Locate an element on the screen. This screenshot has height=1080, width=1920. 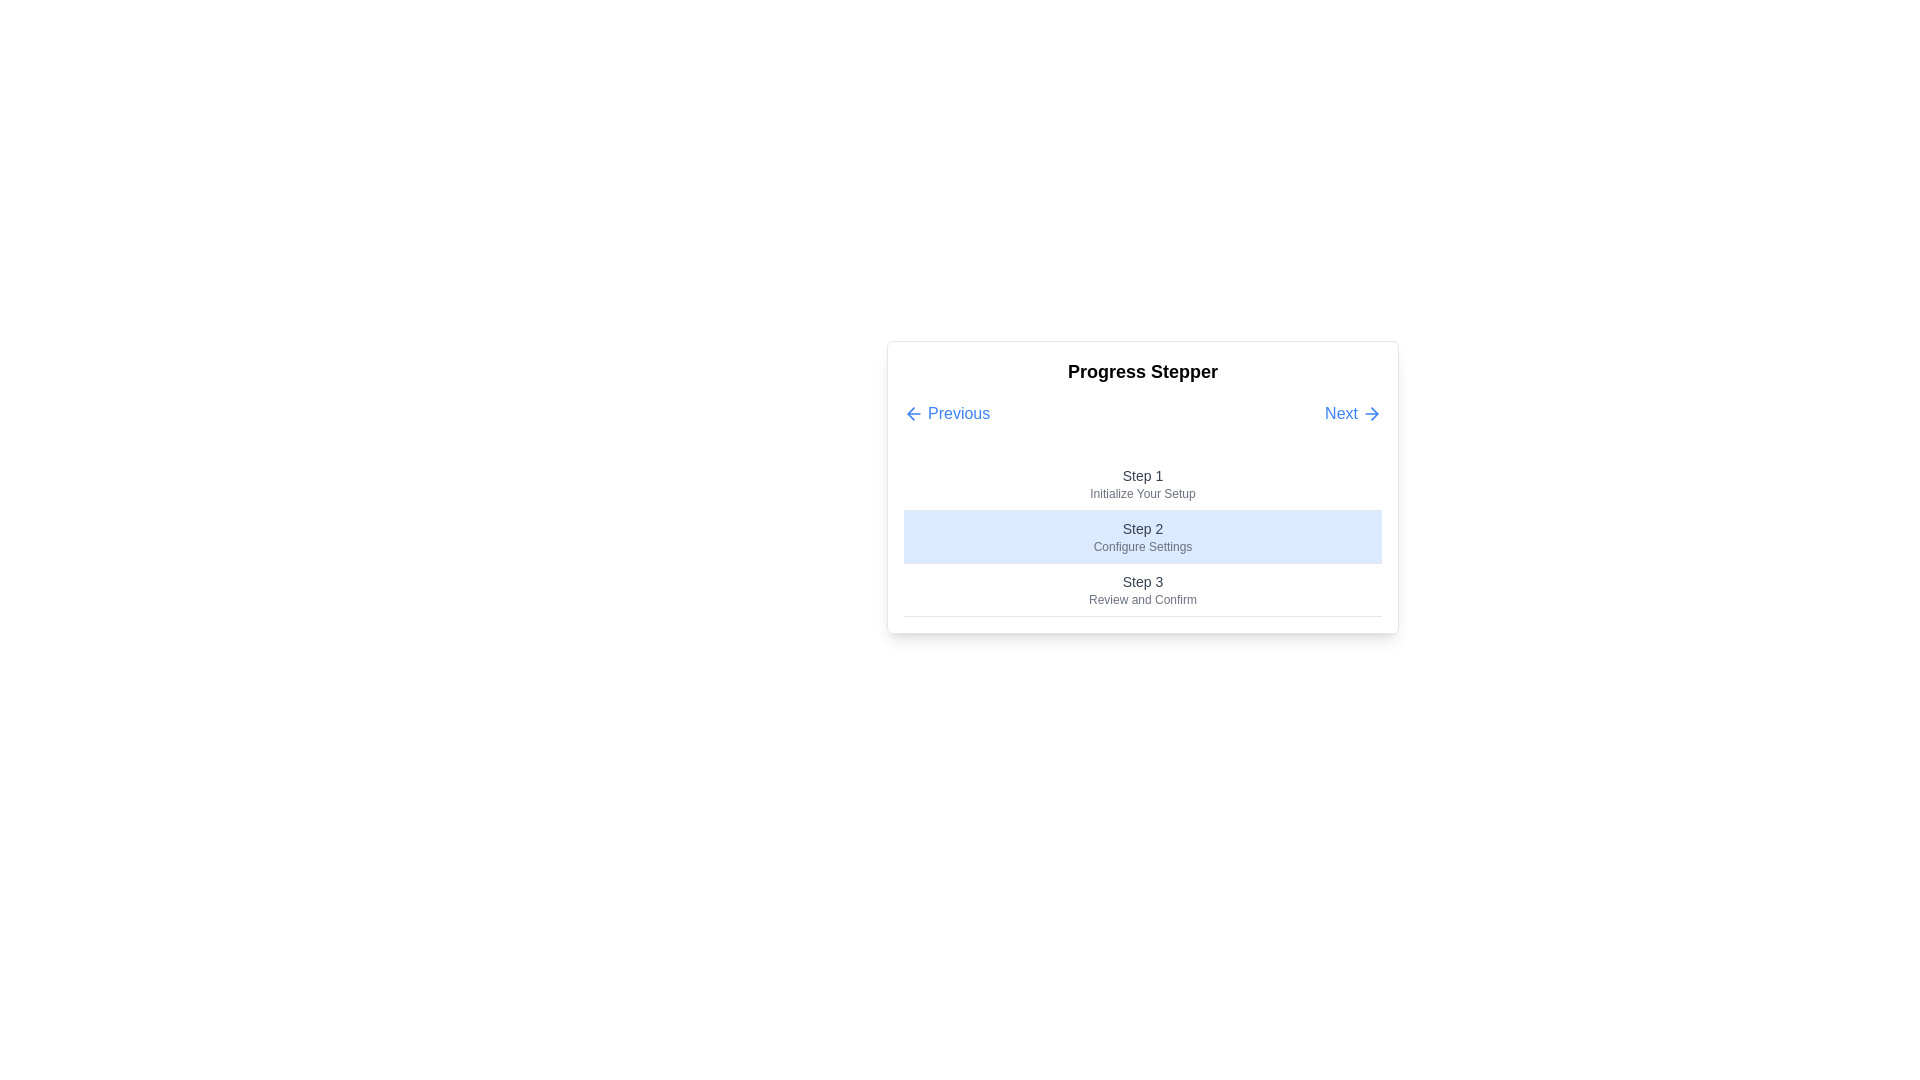
the text label displaying 'Review and Confirm', located at the bottom of the 'Step 3' section in the progression stepper interface is located at coordinates (1142, 599).